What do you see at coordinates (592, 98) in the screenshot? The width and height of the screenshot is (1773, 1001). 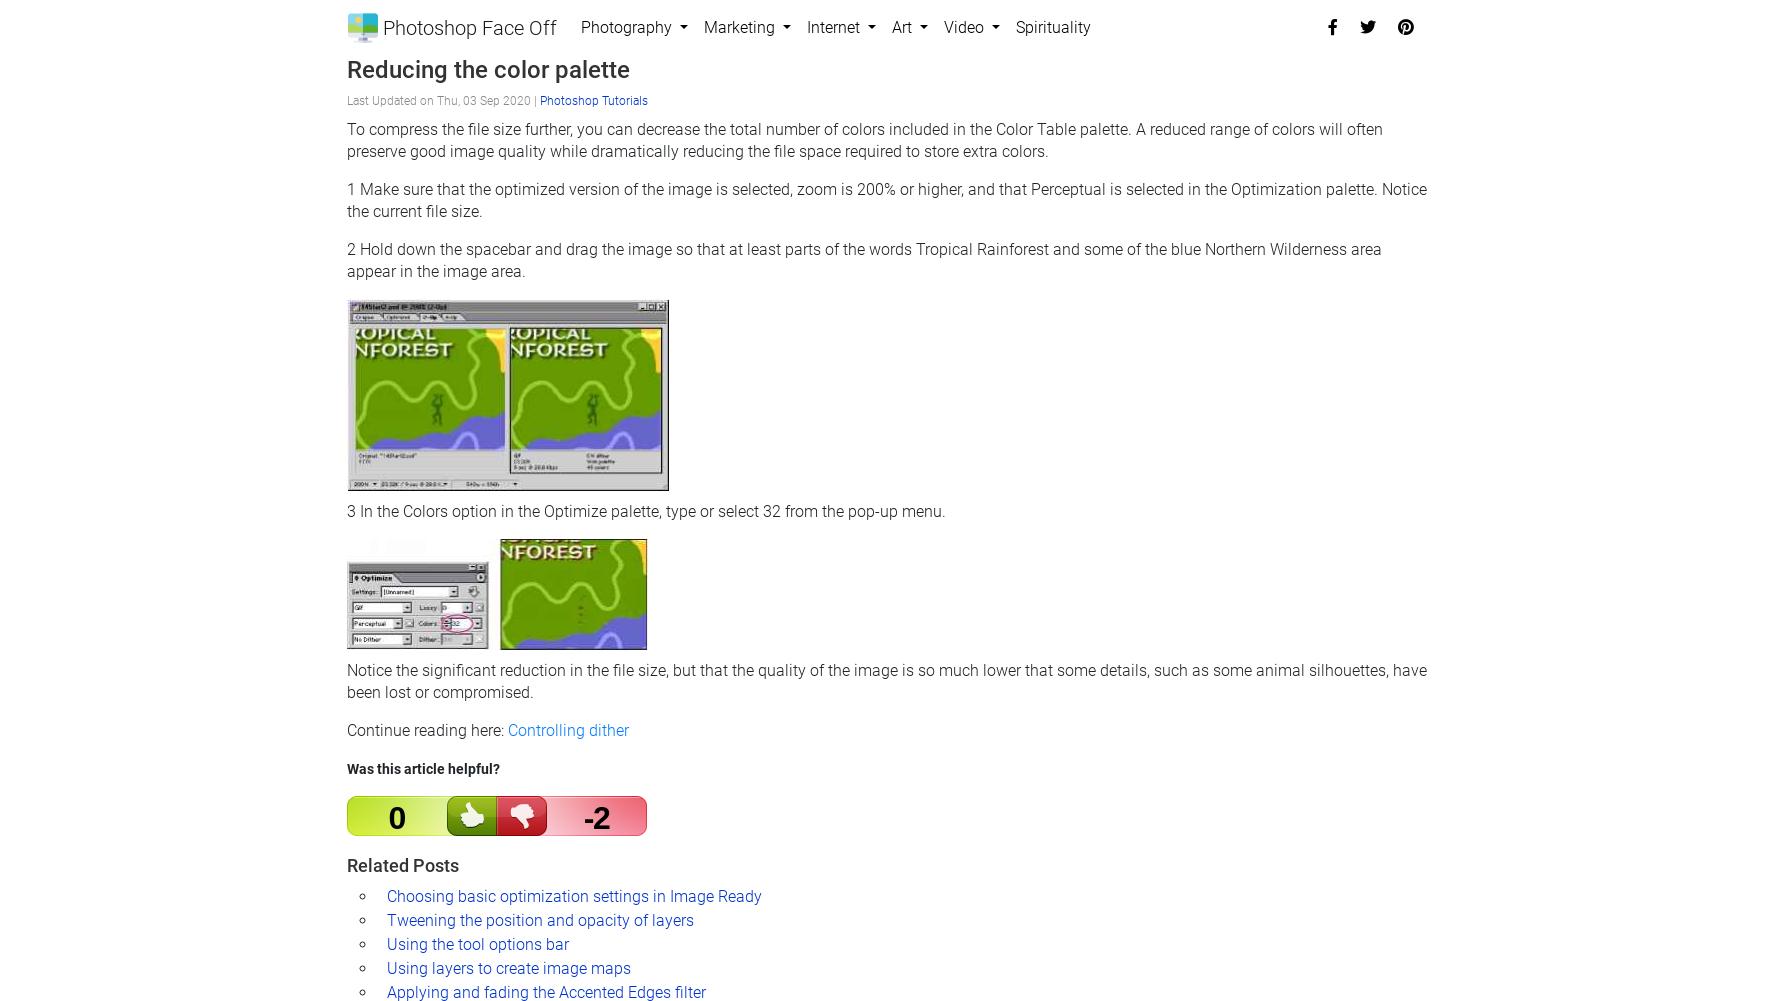 I see `'Photoshop Tutorials'` at bounding box center [592, 98].